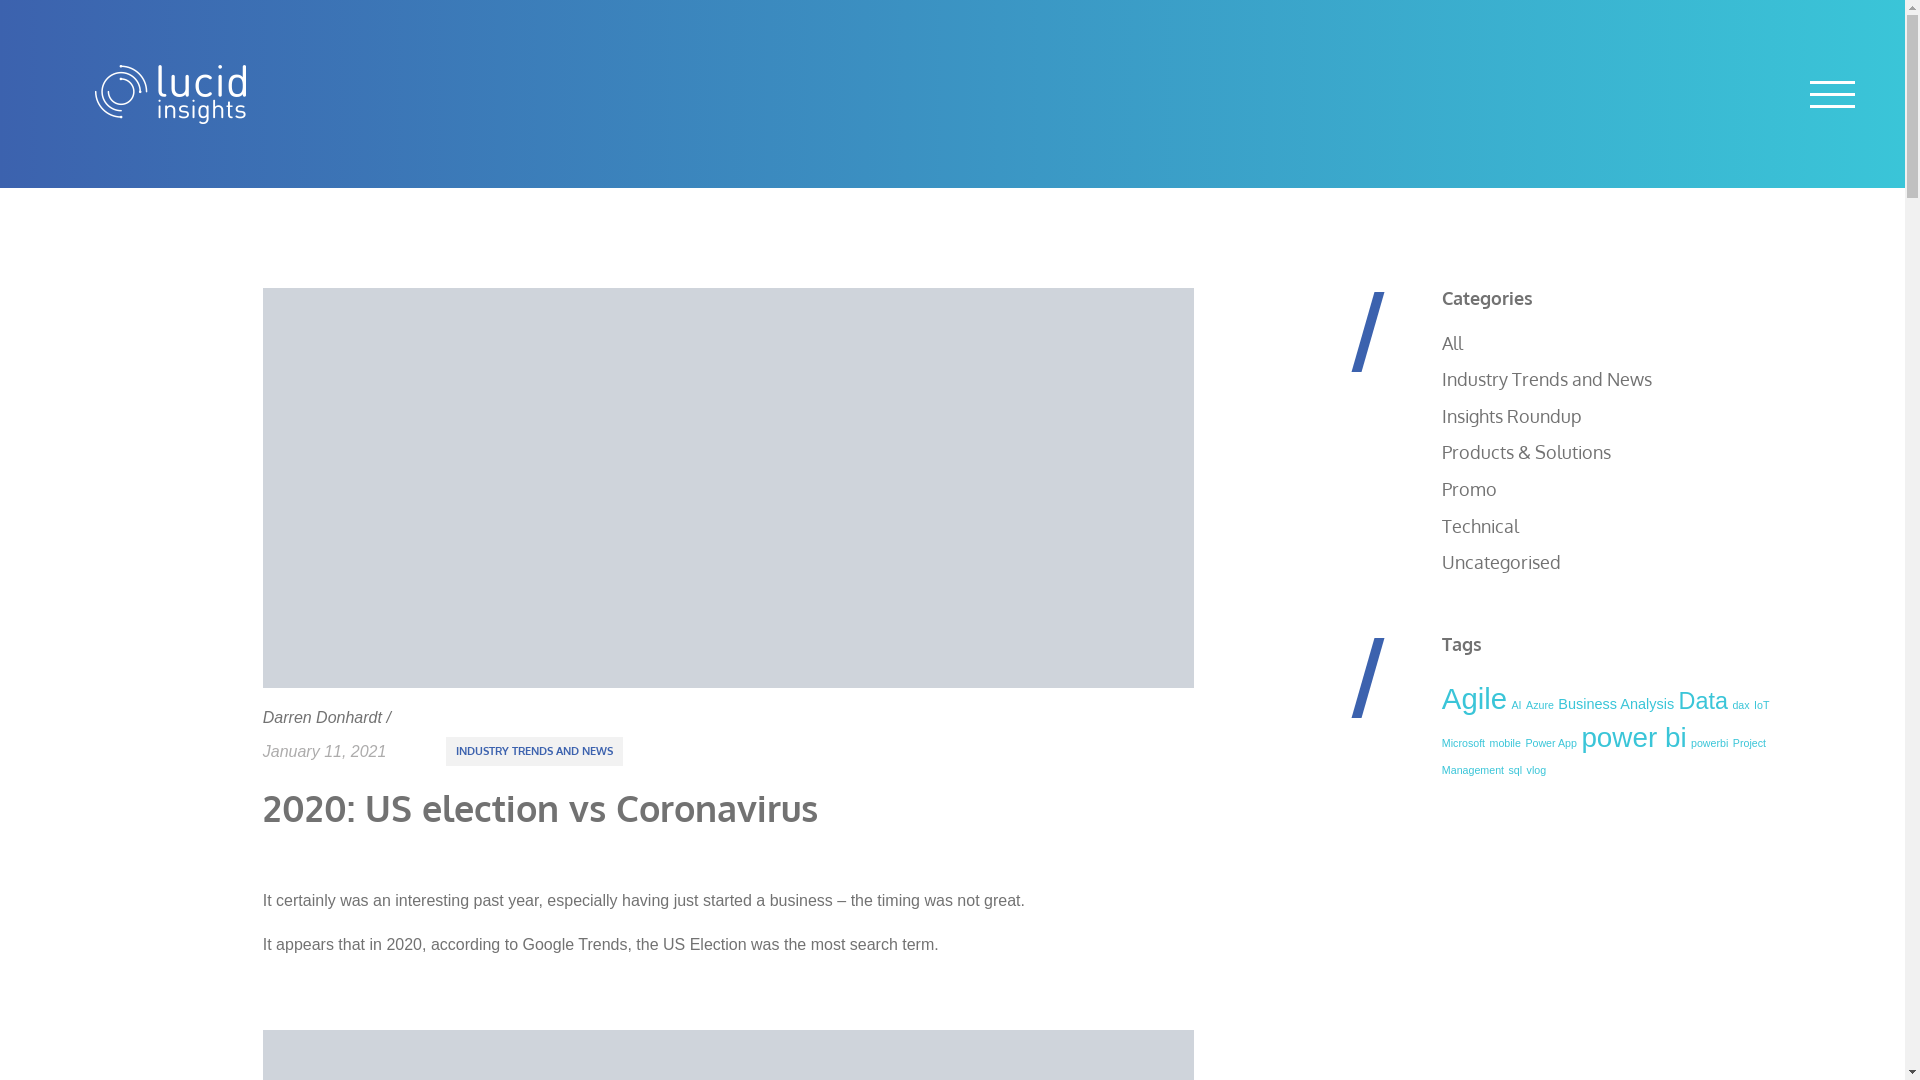 The image size is (1920, 1080). Describe the element at coordinates (1557, 703) in the screenshot. I see `'Business Analysis'` at that location.